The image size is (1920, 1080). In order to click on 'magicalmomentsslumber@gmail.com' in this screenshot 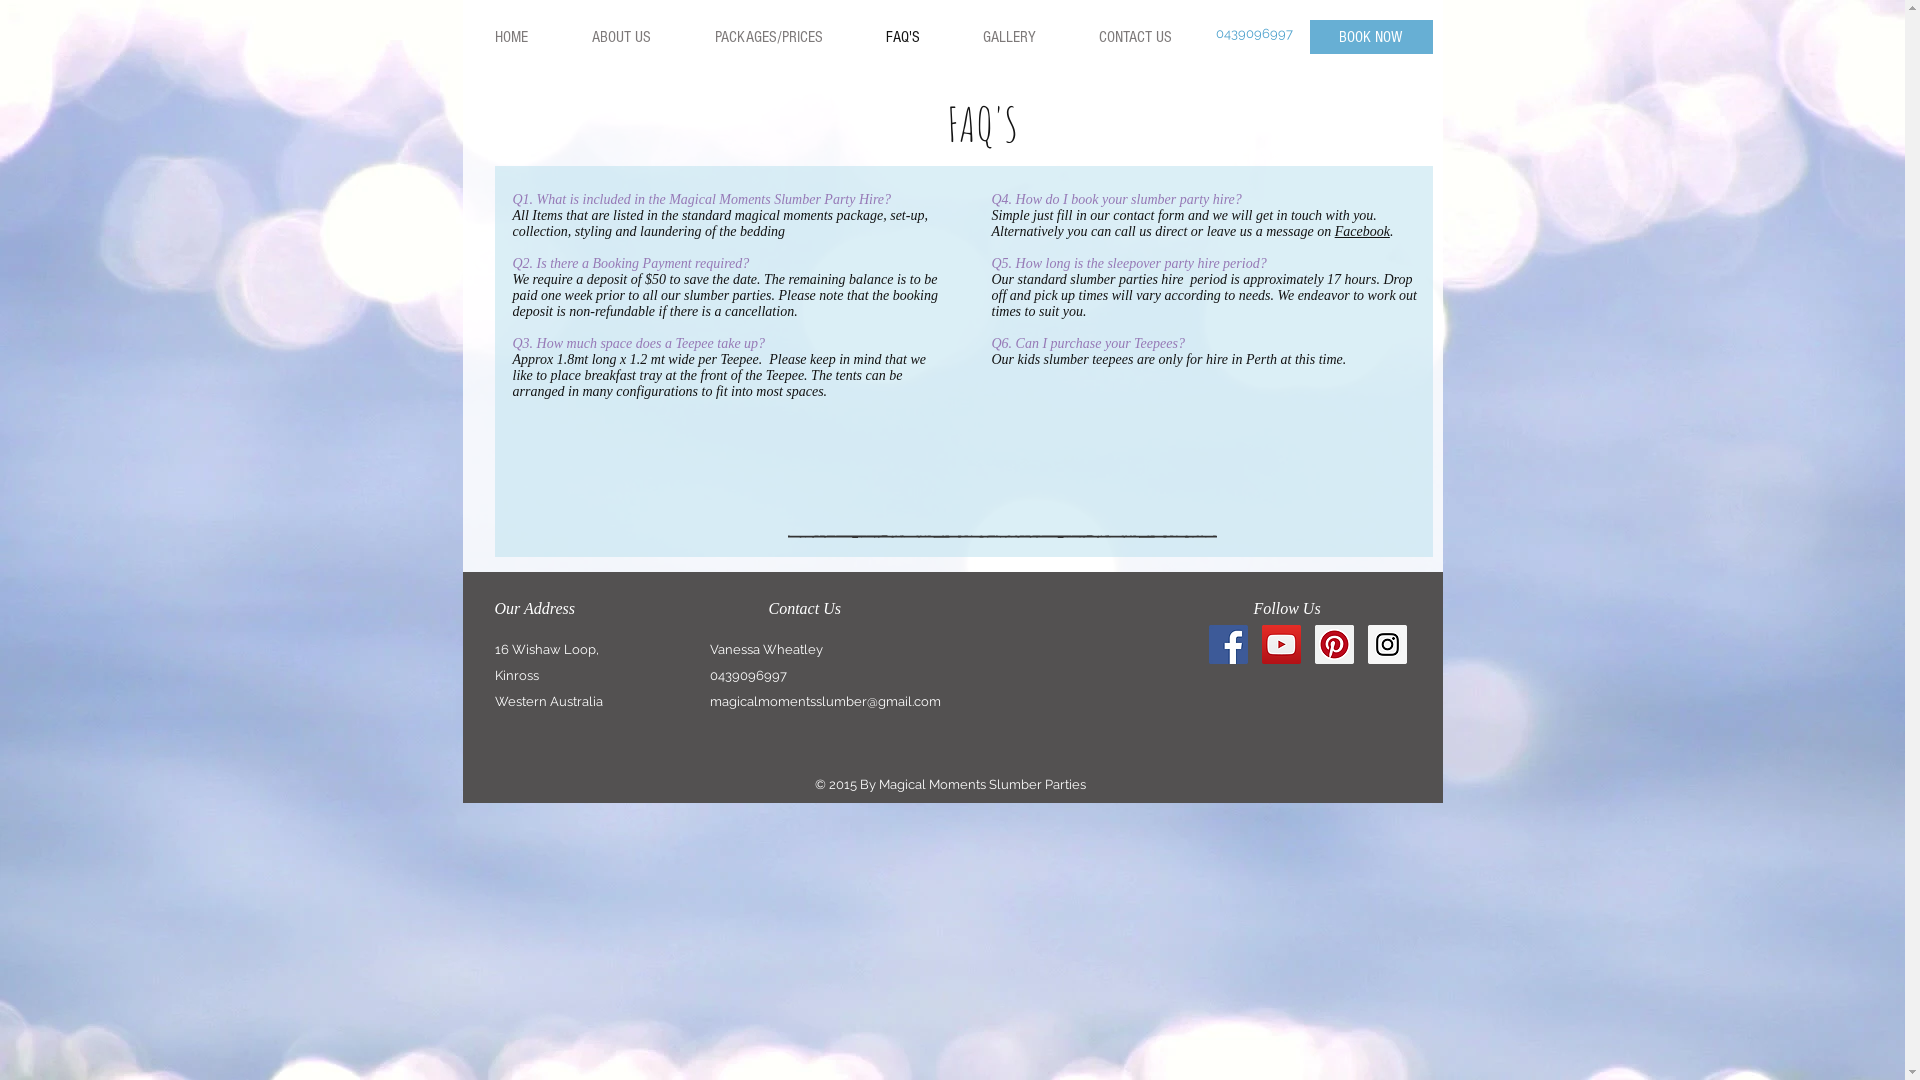, I will do `click(825, 700)`.